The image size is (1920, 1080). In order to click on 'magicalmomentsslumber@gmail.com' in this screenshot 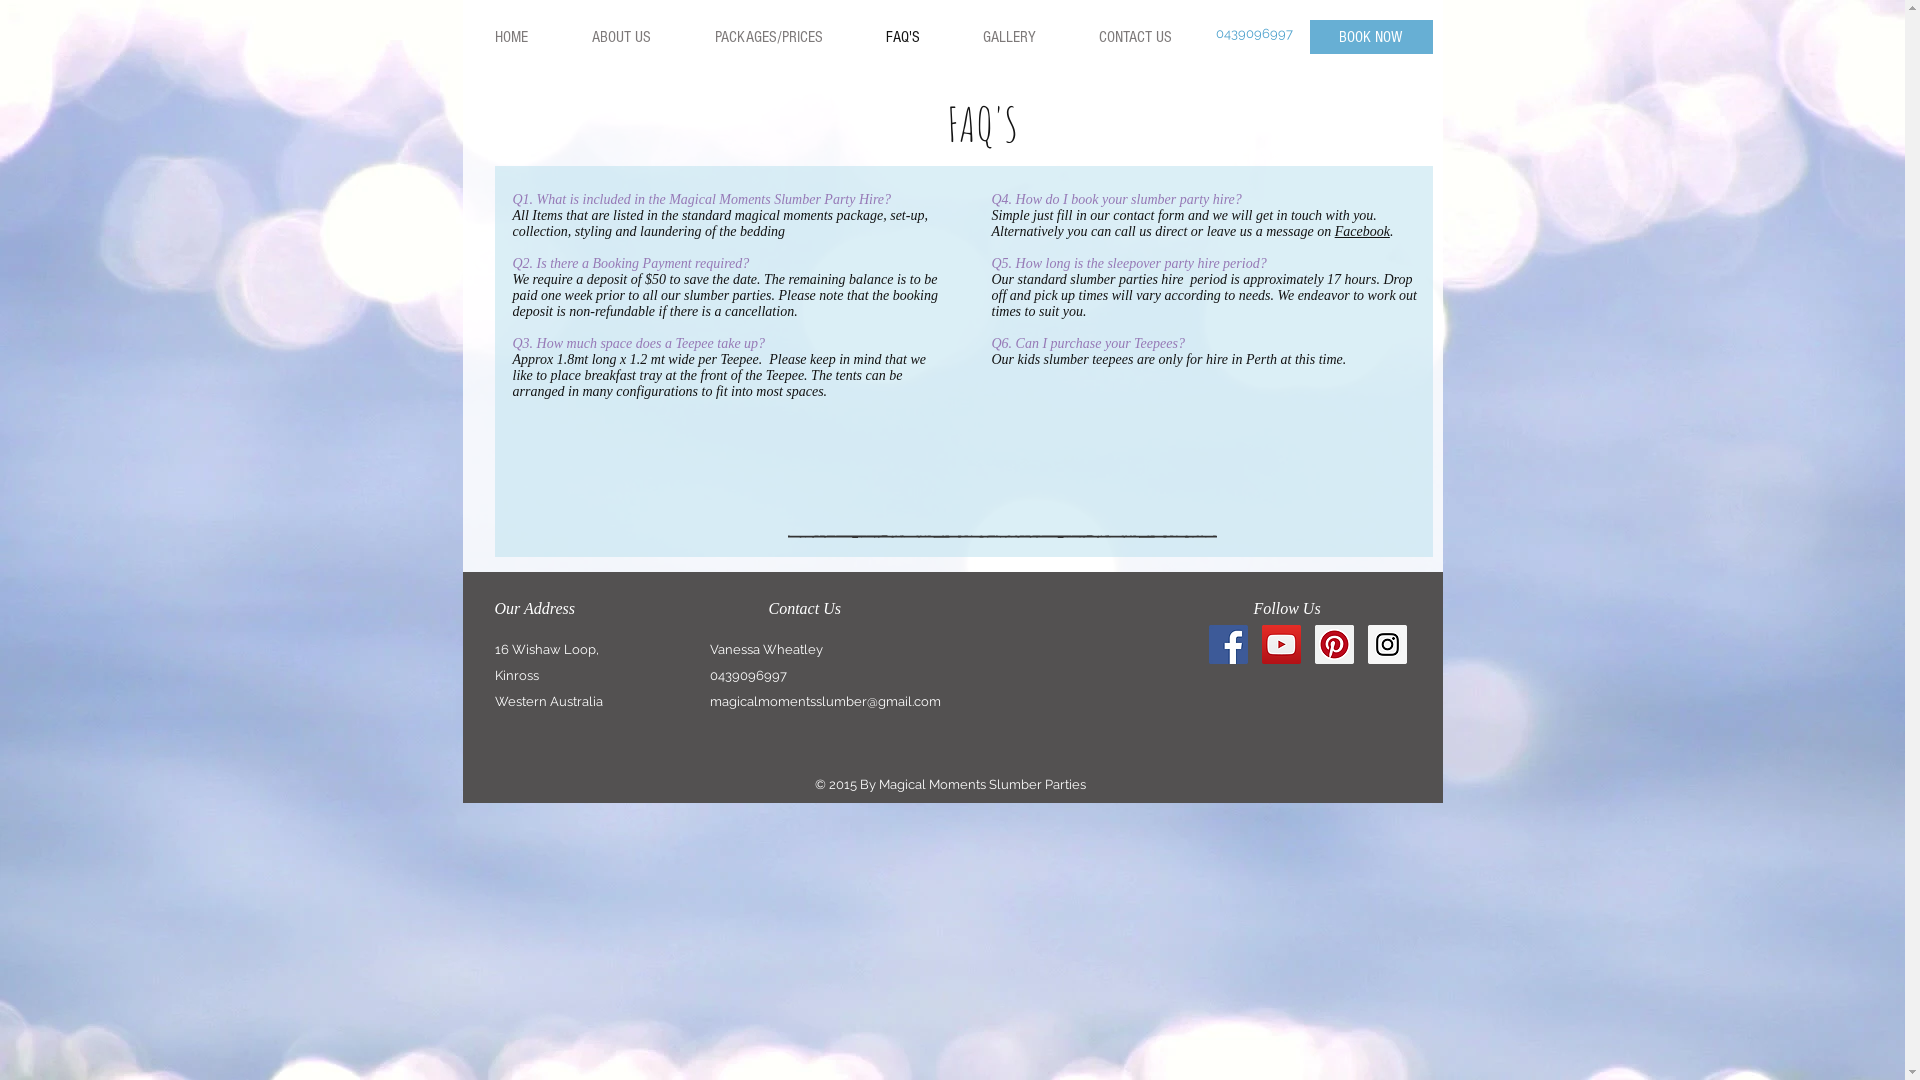, I will do `click(825, 700)`.